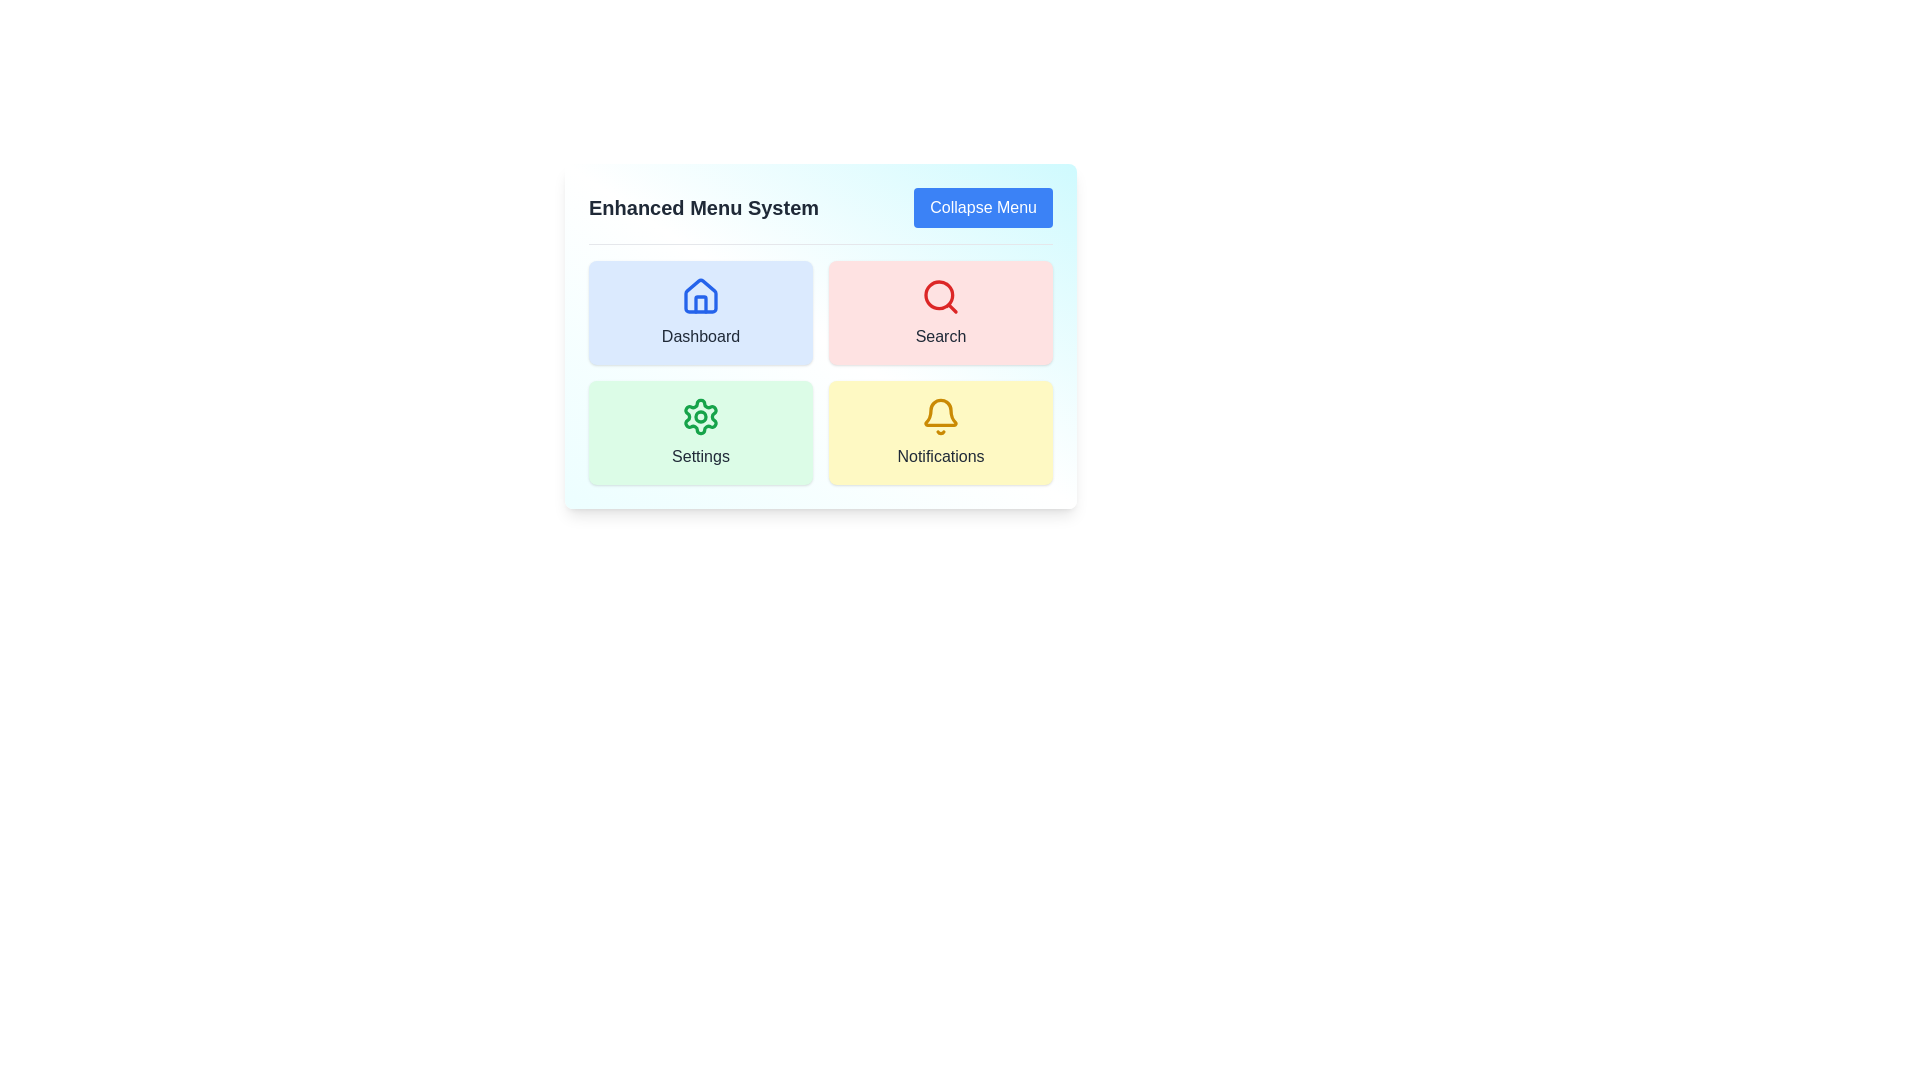 The image size is (1920, 1080). What do you see at coordinates (700, 415) in the screenshot?
I see `the settings gear icon located inside the green rectangular button labeled 'Settings' in the lower-left quadrant of the interface` at bounding box center [700, 415].